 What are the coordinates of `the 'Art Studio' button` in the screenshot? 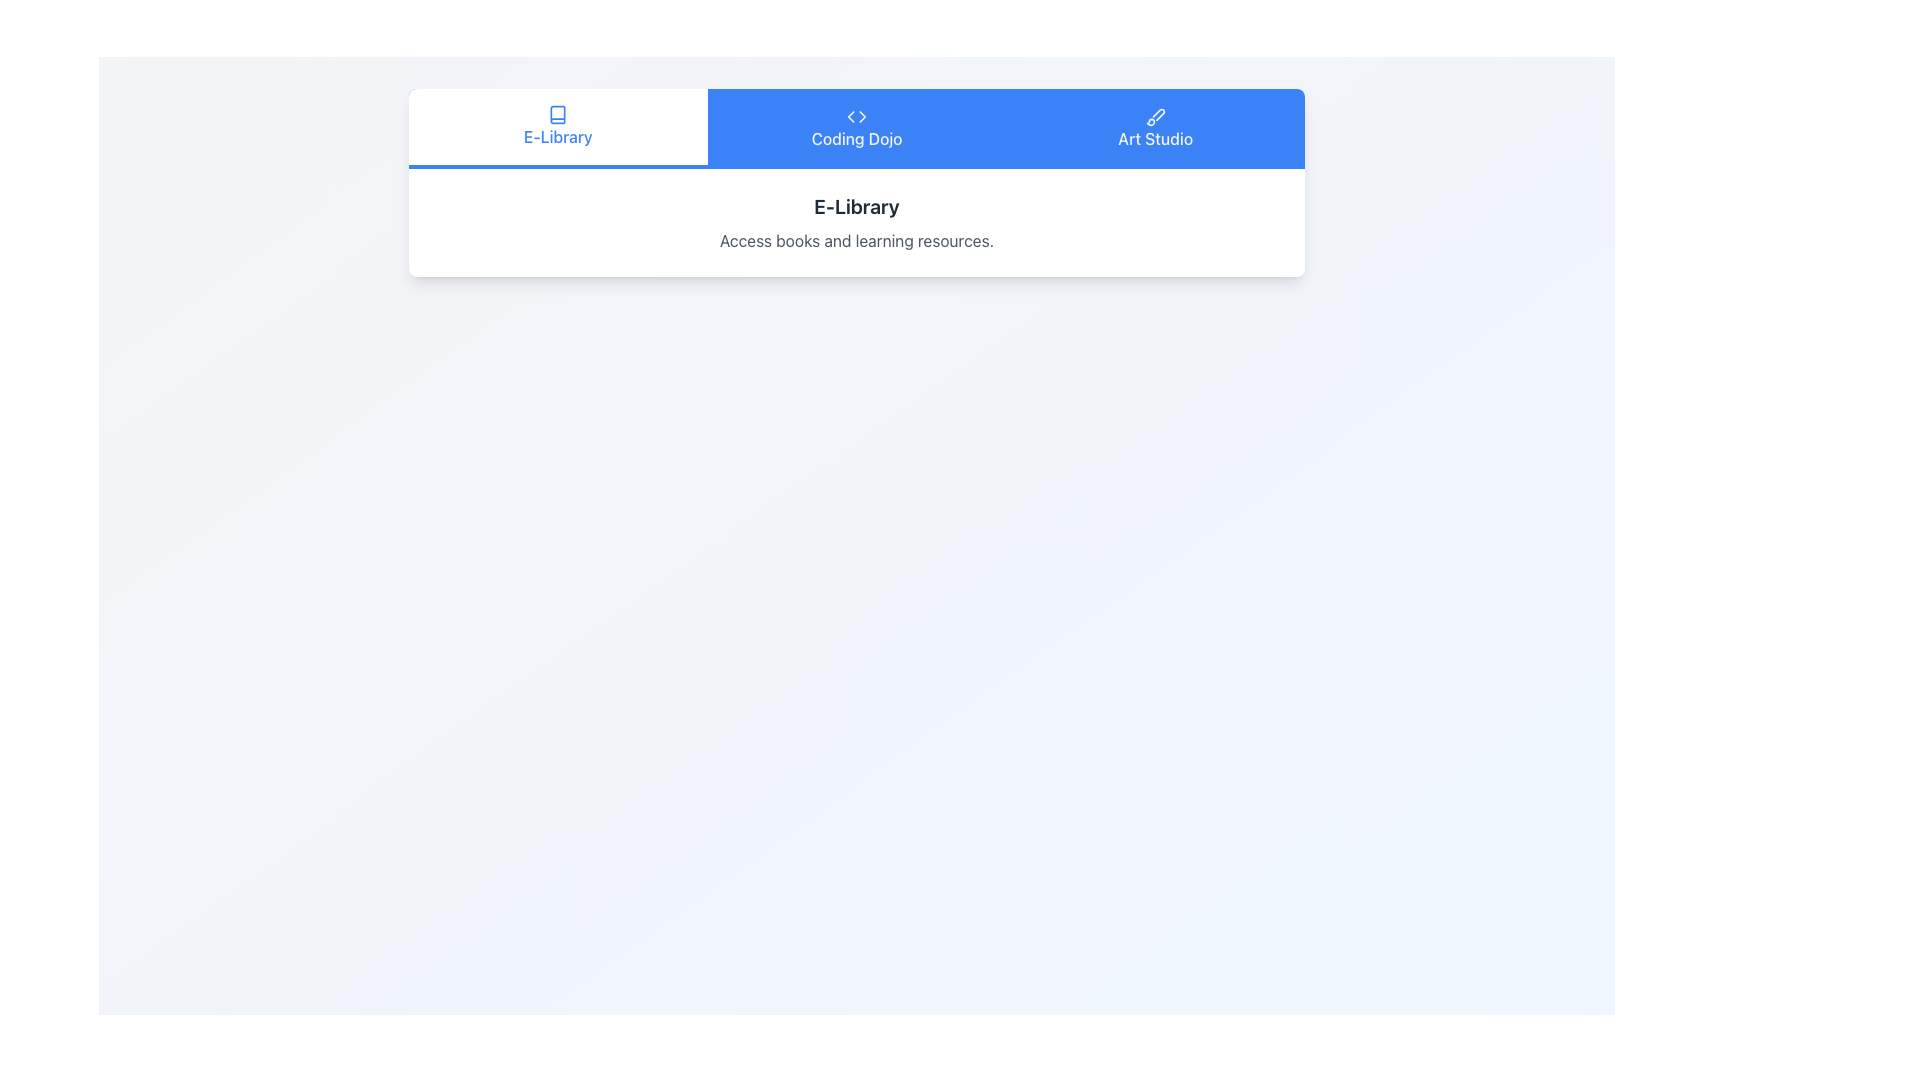 It's located at (1155, 128).